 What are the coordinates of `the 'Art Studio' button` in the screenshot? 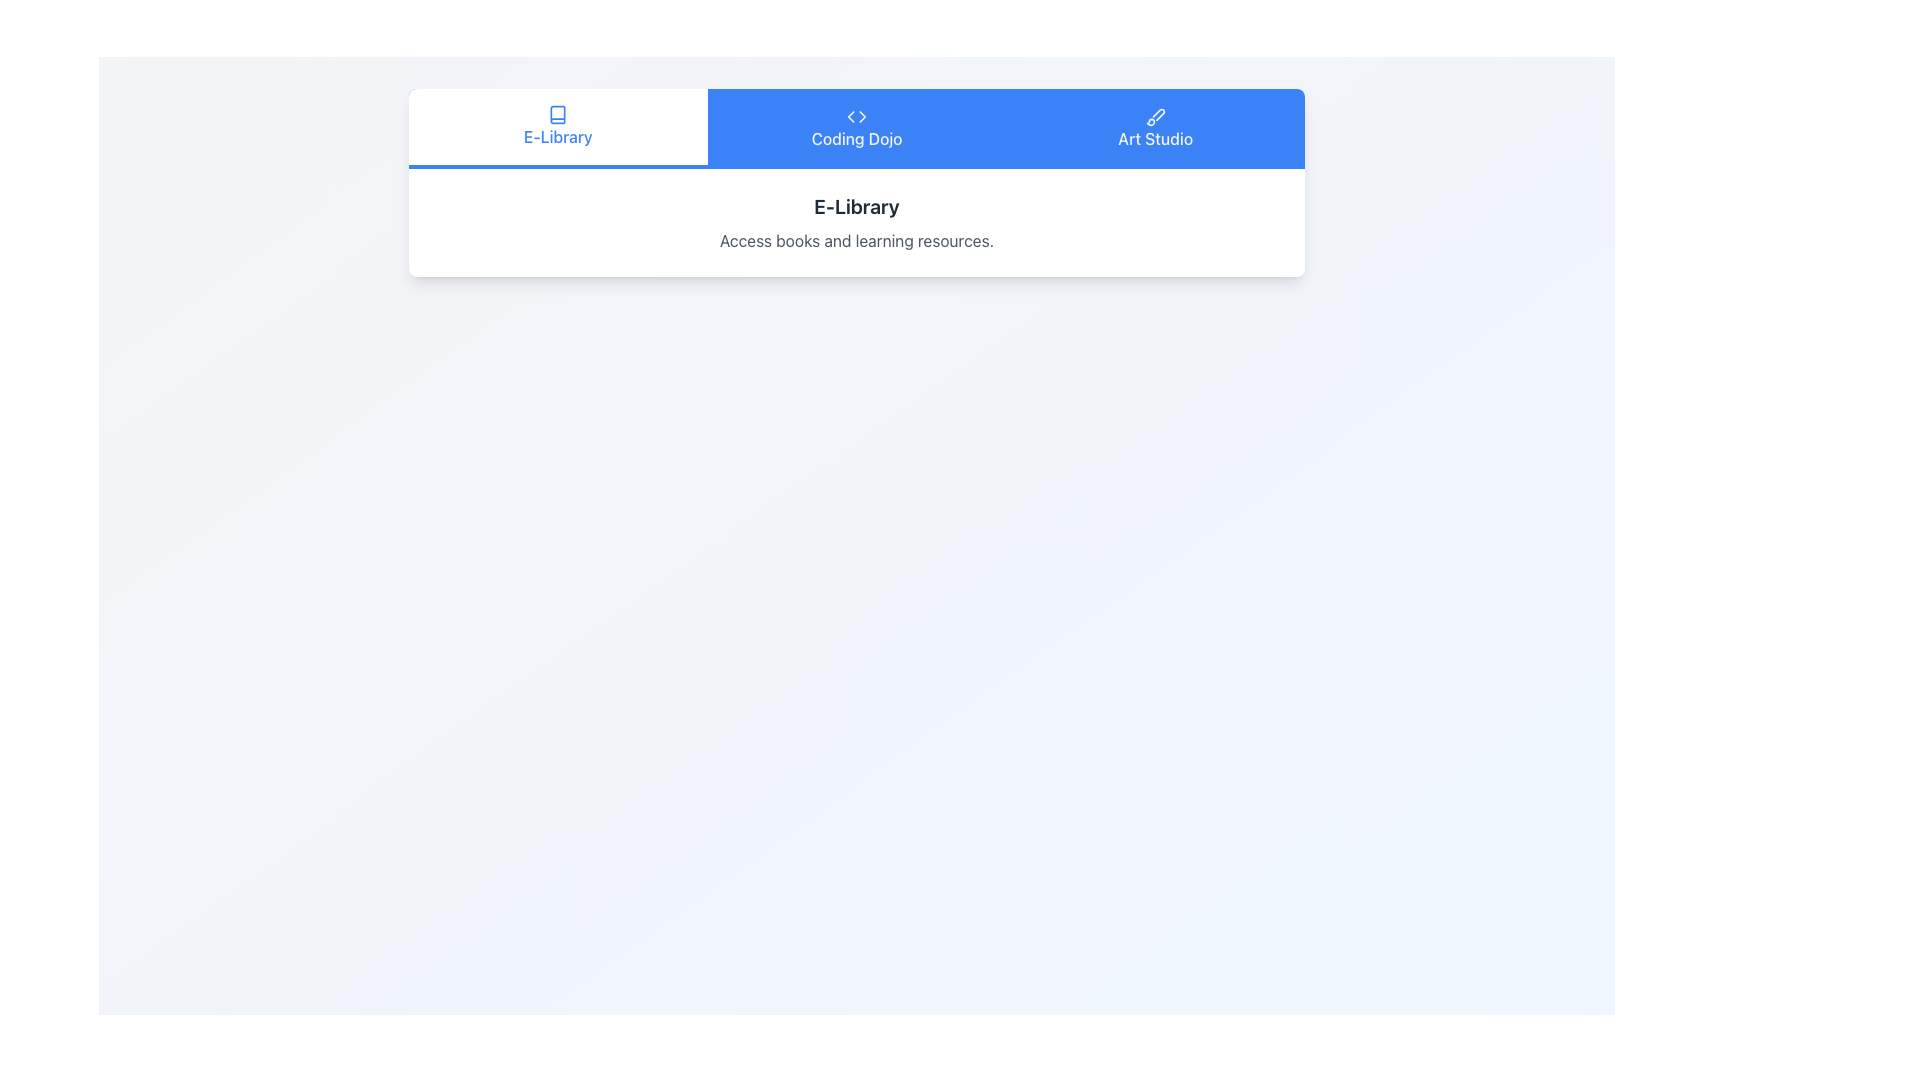 It's located at (1155, 128).